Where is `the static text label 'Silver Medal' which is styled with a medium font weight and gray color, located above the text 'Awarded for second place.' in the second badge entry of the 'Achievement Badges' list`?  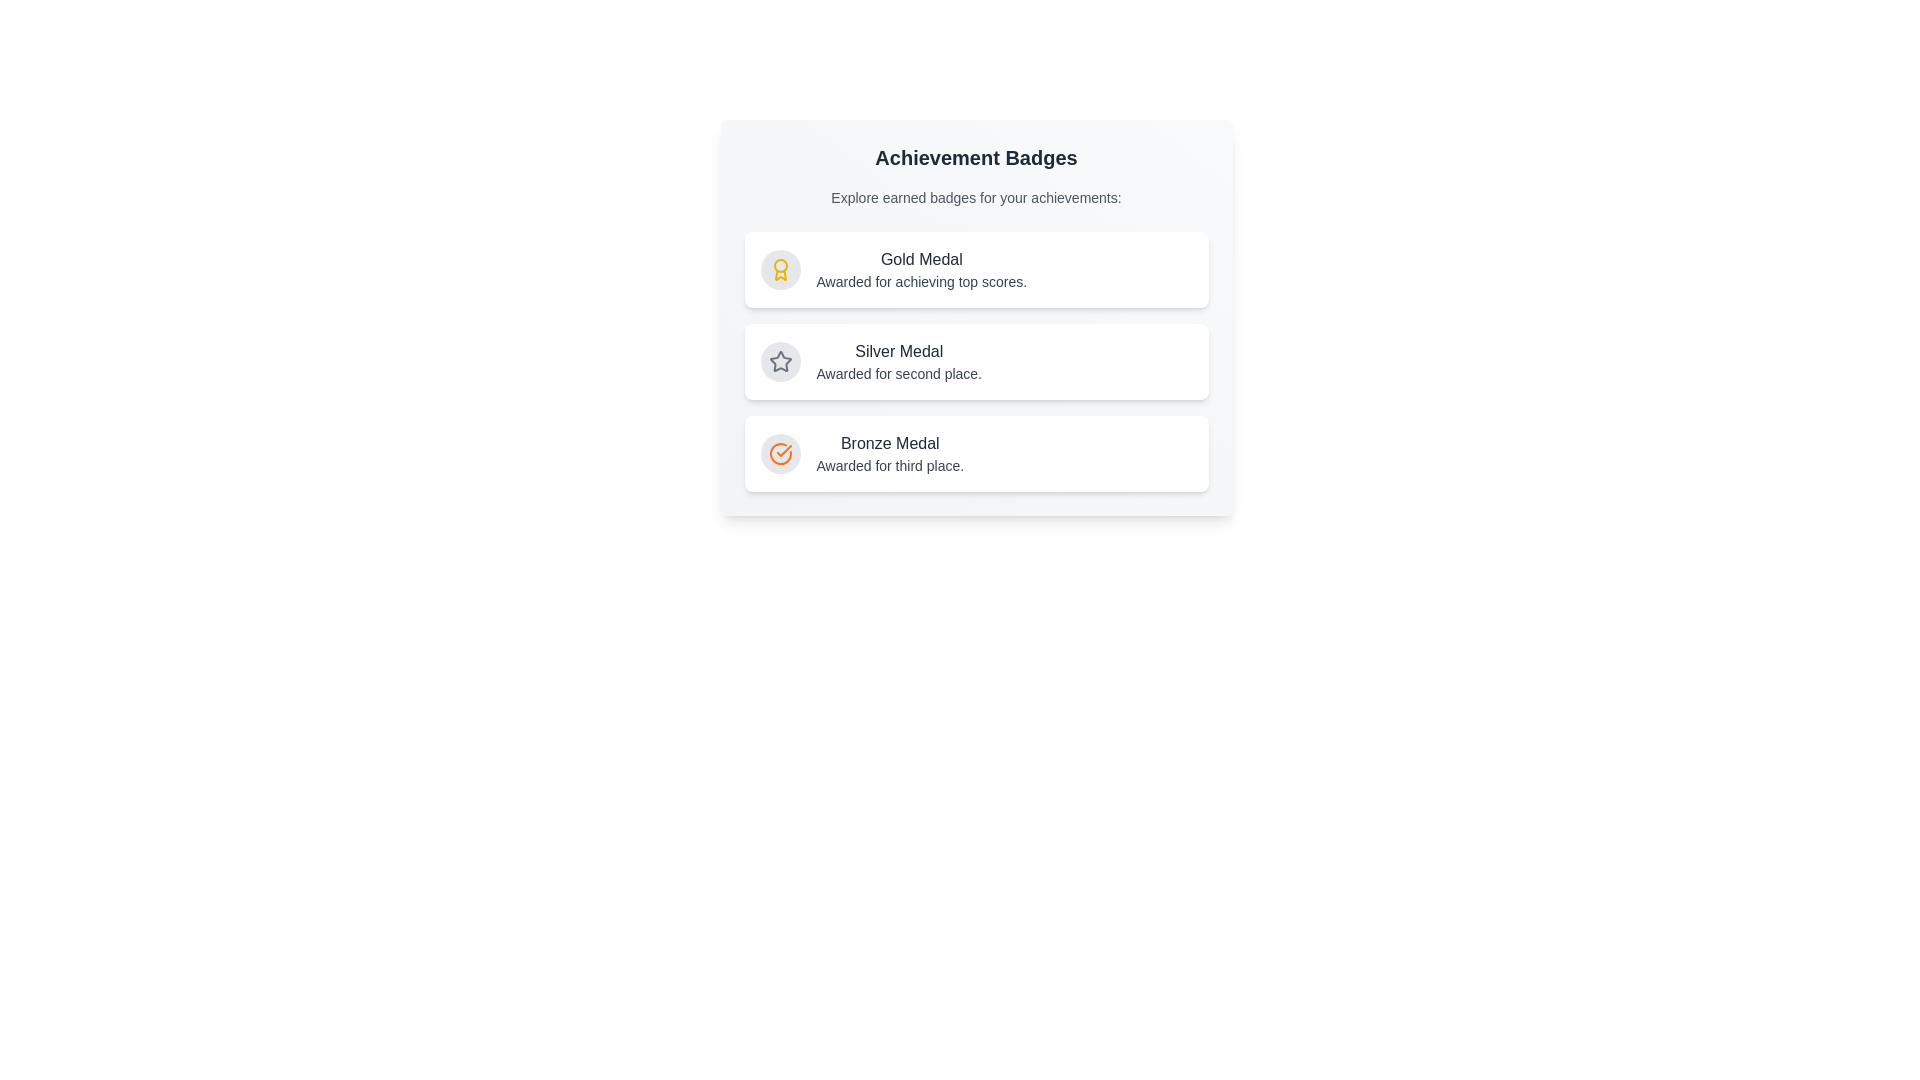 the static text label 'Silver Medal' which is styled with a medium font weight and gray color, located above the text 'Awarded for second place.' in the second badge entry of the 'Achievement Badges' list is located at coordinates (898, 350).